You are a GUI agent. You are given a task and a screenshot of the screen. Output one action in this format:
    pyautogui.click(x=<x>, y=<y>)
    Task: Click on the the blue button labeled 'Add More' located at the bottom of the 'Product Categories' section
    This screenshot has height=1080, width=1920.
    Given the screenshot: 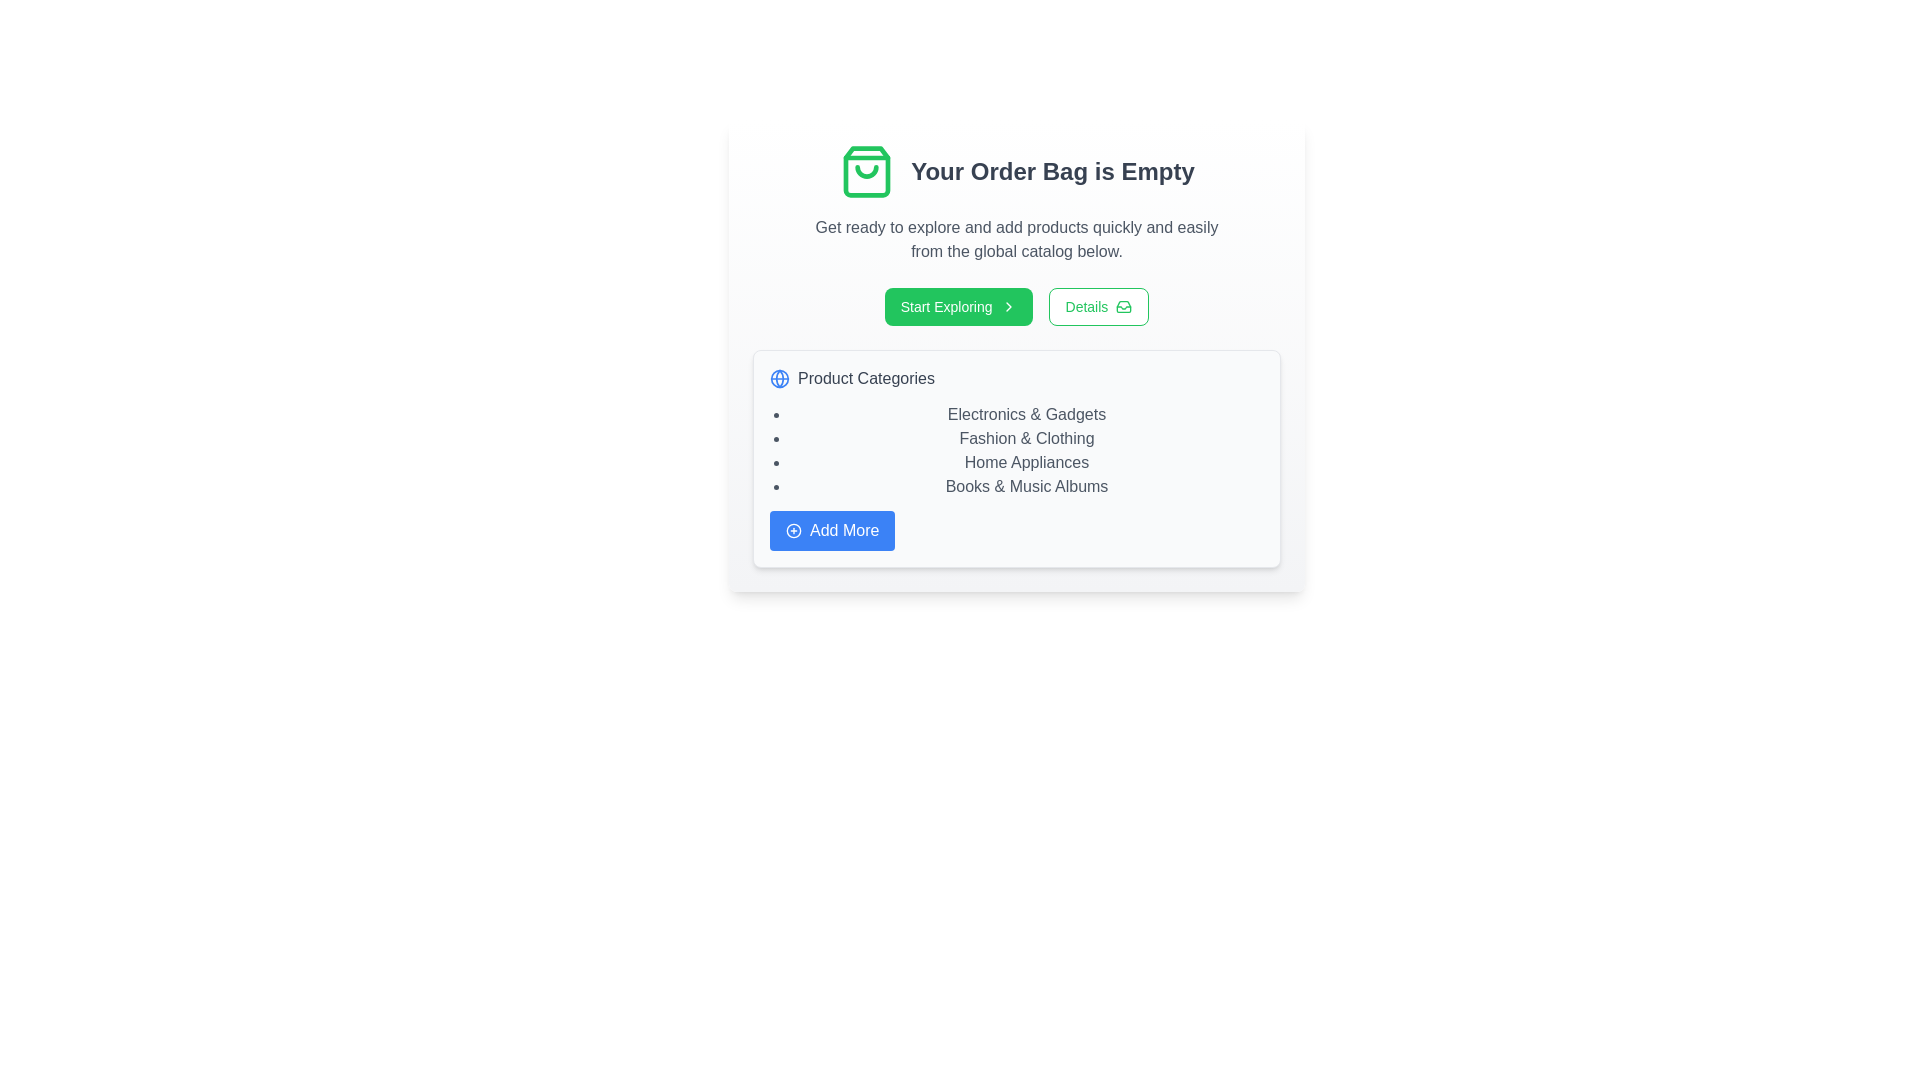 What is the action you would take?
    pyautogui.click(x=832, y=530)
    